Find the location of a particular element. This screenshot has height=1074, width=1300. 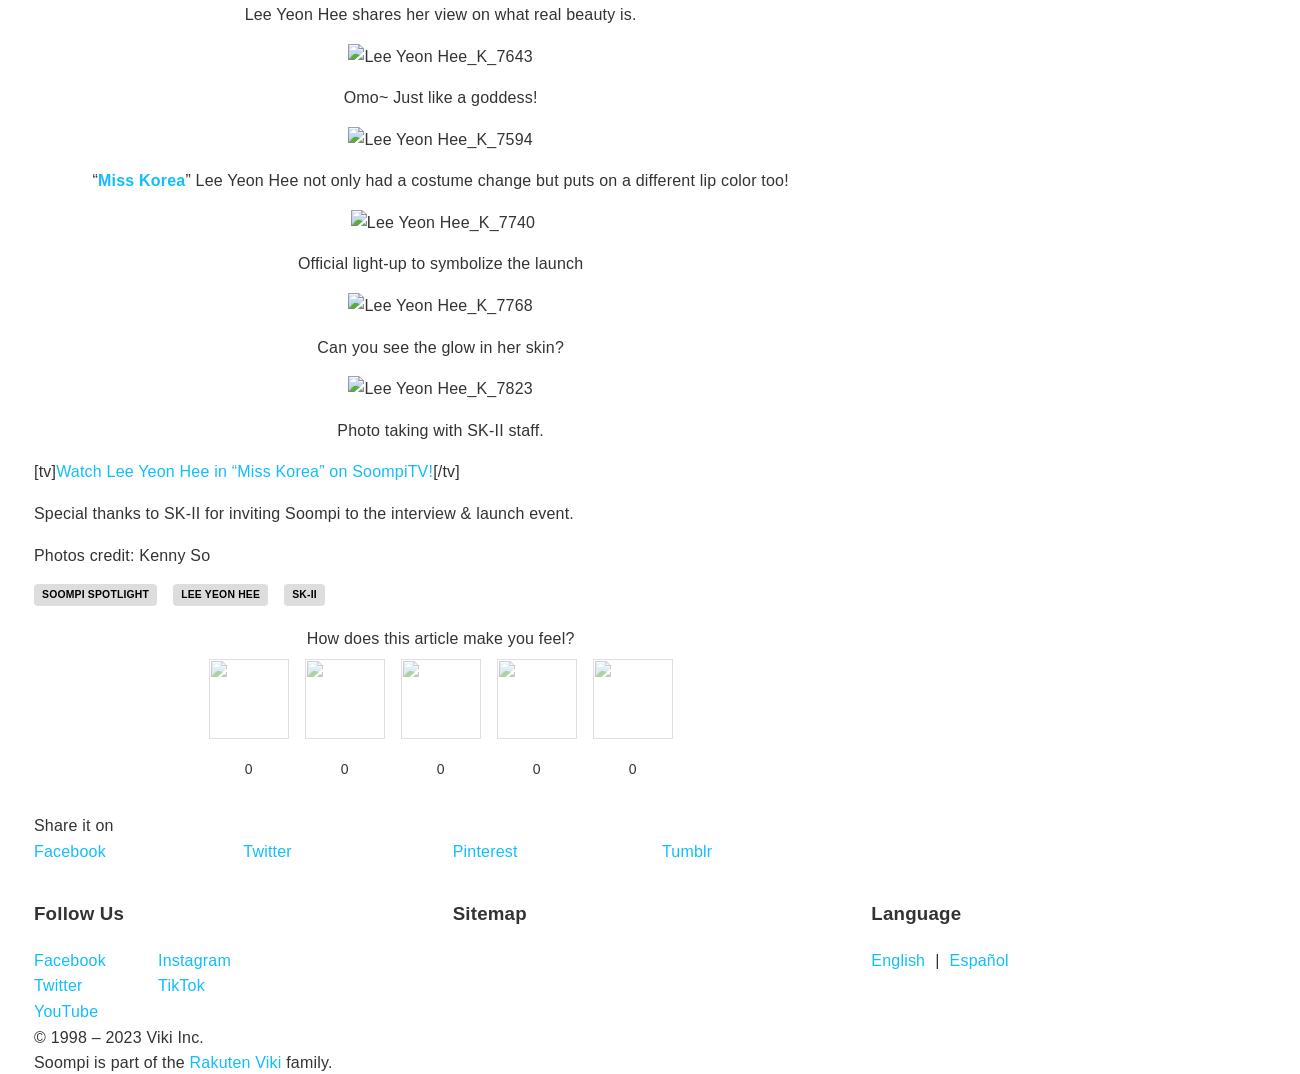

'Watch Lee Yeon Hee in “Miss Korea” on SoompiTV!' is located at coordinates (56, 470).